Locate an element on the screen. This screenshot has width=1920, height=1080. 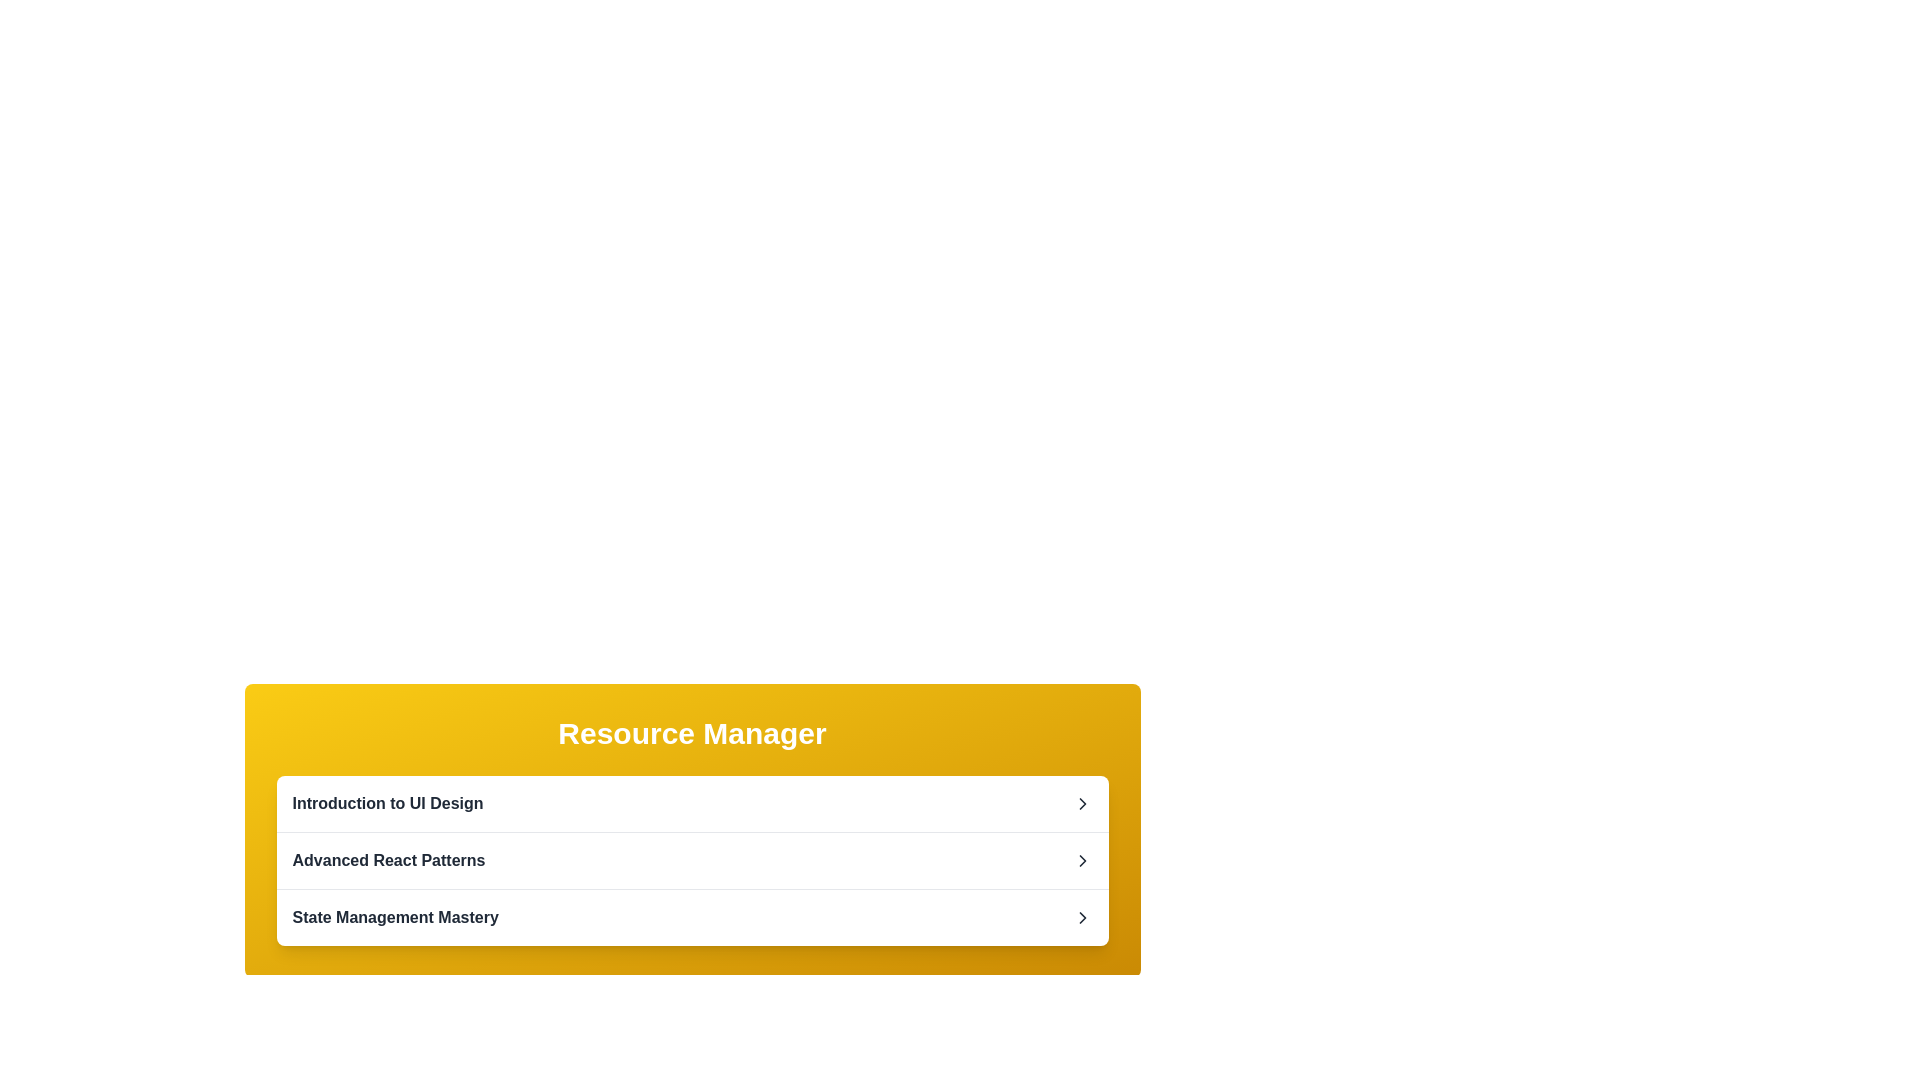
the second interactive list item labeled 'Advanced React Patterns' is located at coordinates (692, 859).